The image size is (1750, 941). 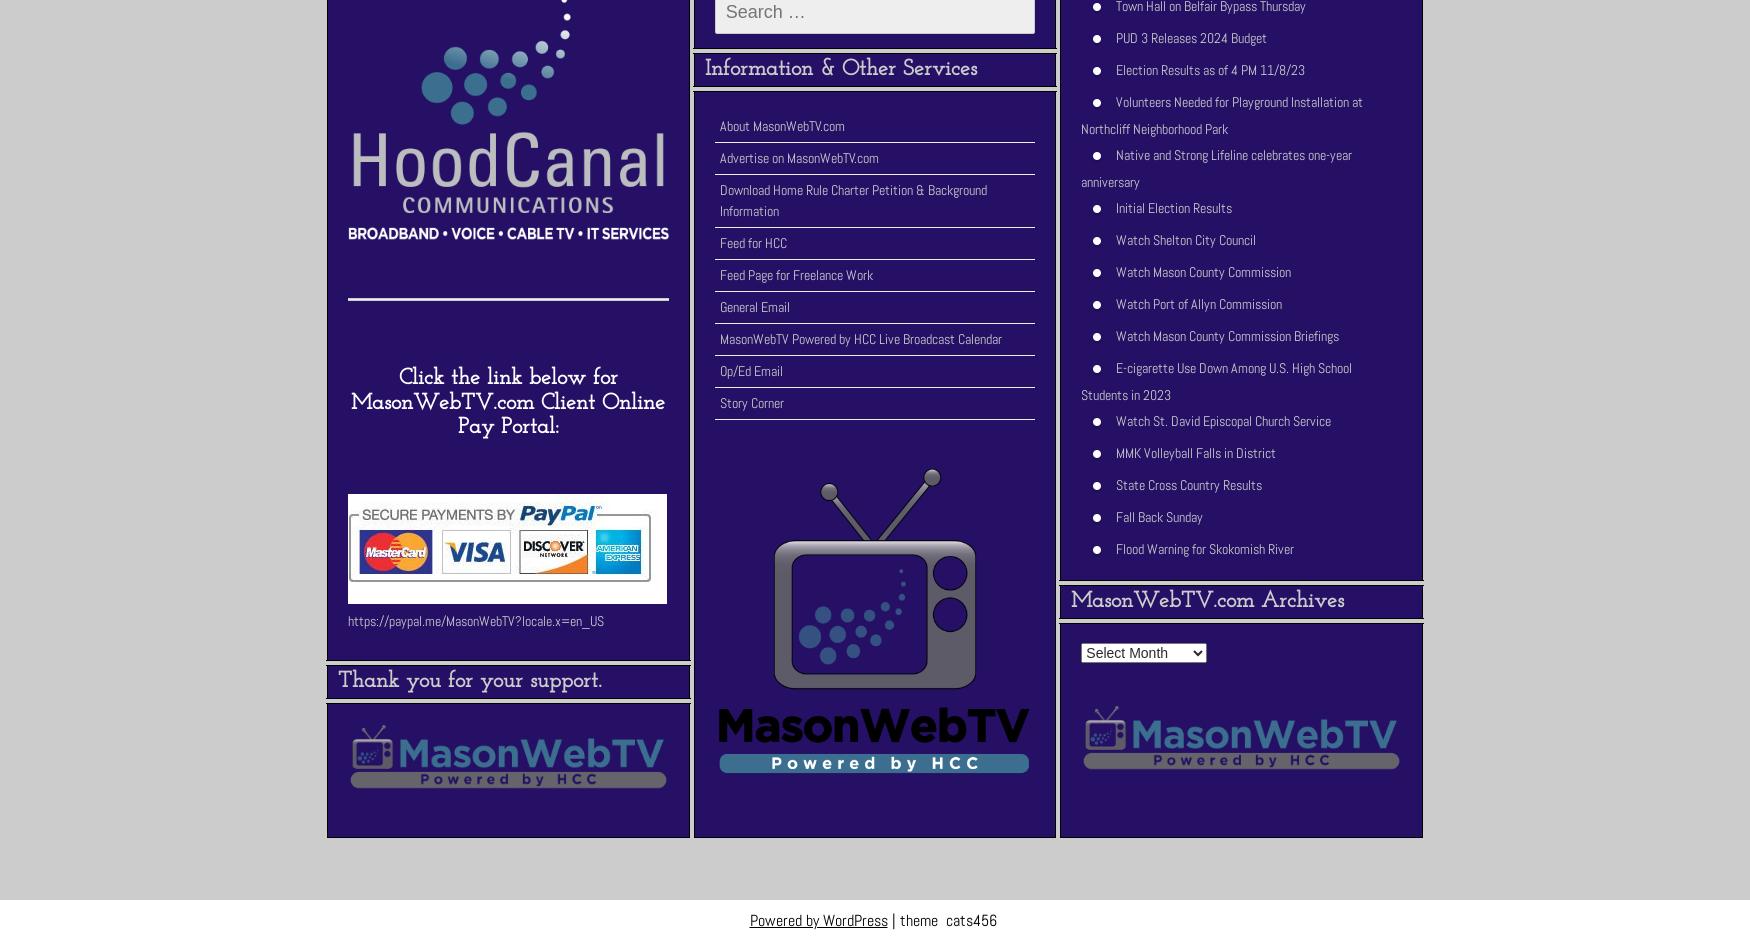 I want to click on 'Watch Mason County Commission', so click(x=1205, y=271).